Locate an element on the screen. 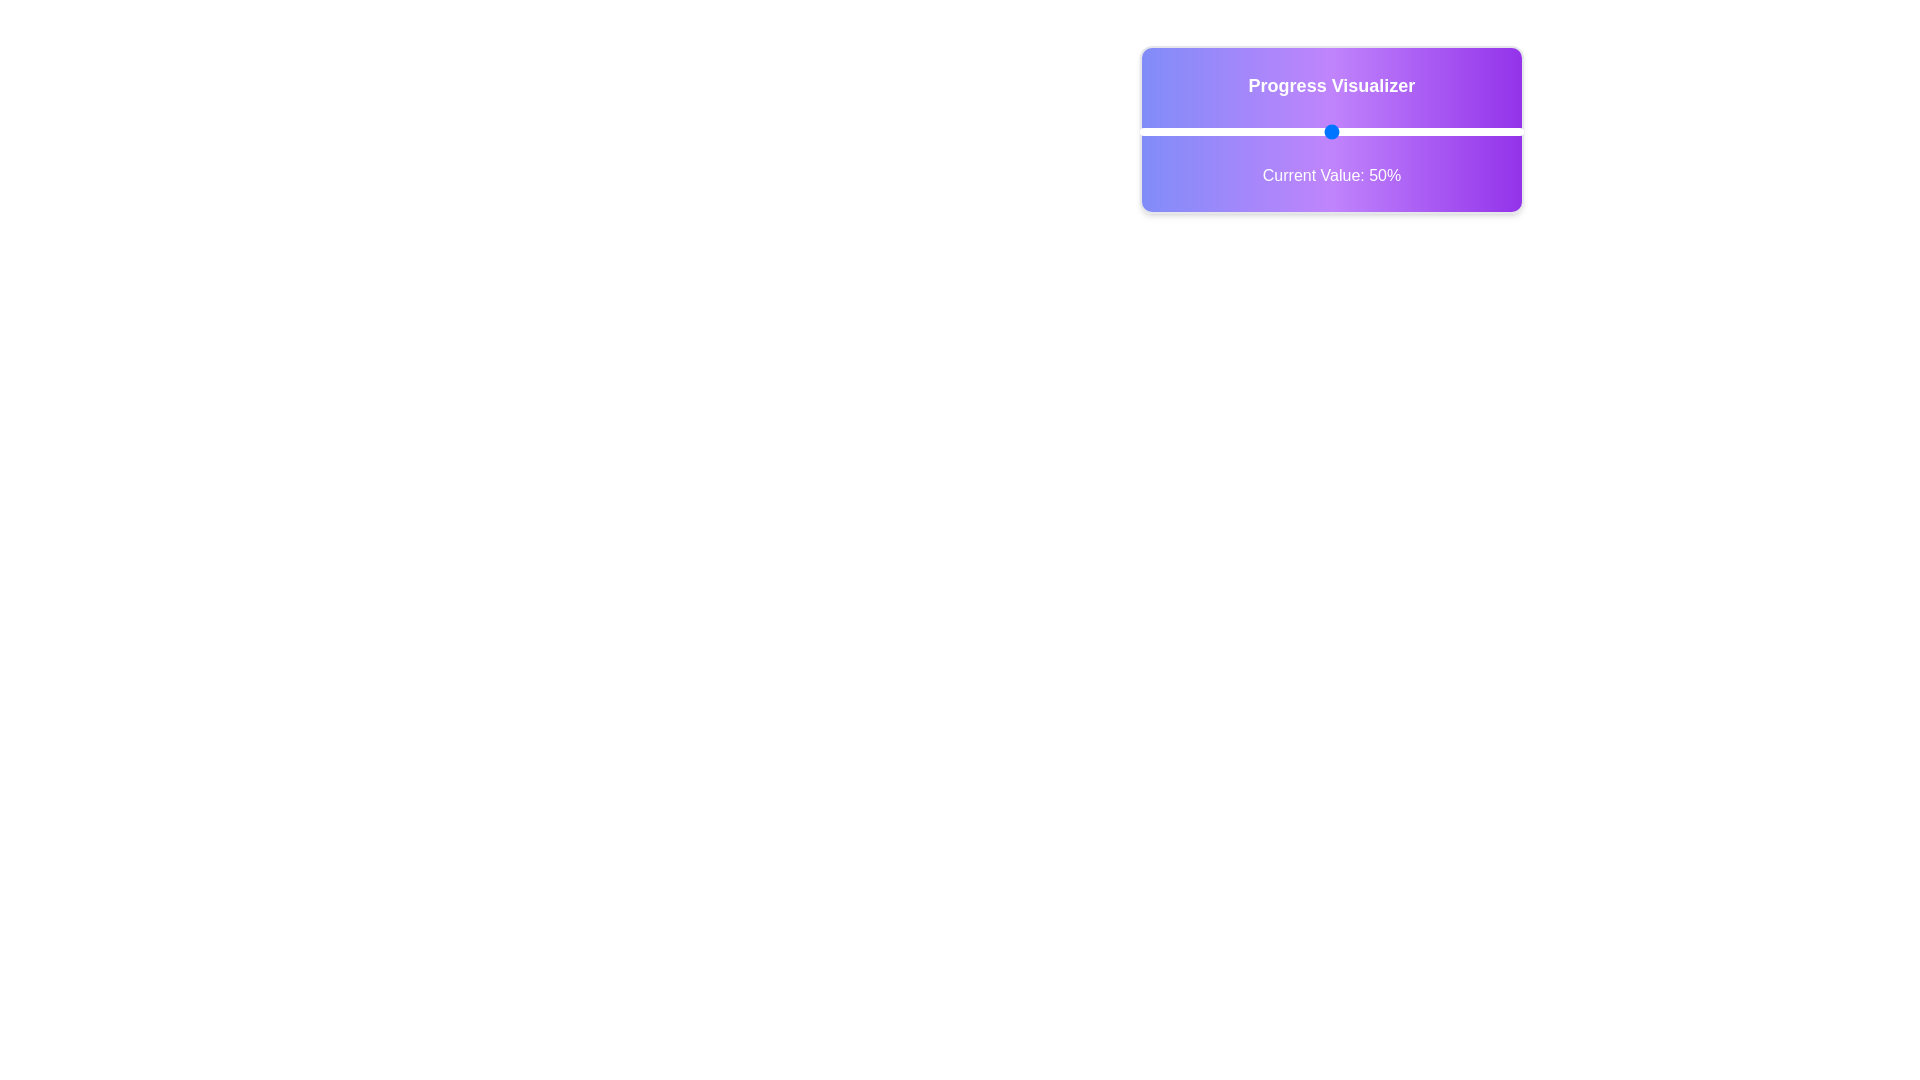  the slider to set the progress value to 34 is located at coordinates (1269, 131).